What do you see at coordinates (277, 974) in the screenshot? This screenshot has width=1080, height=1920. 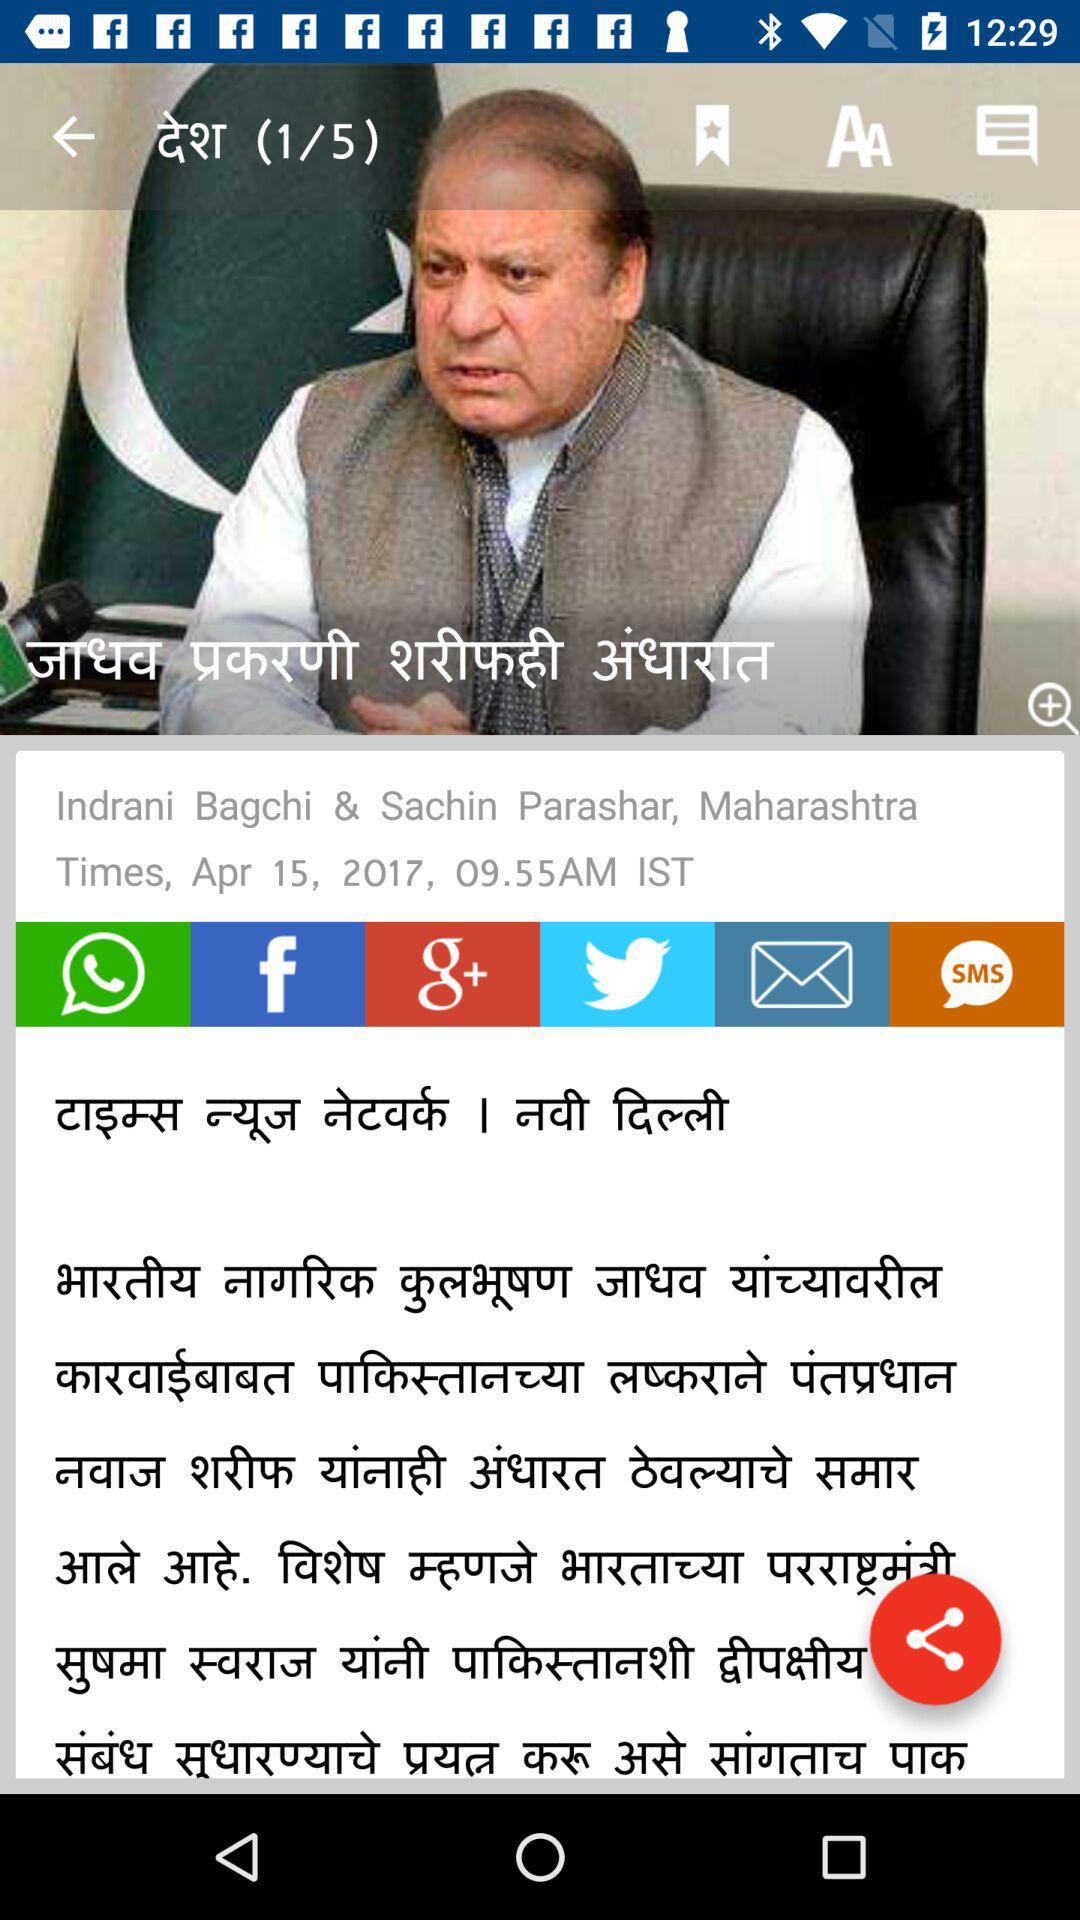 I see `facebook` at bounding box center [277, 974].